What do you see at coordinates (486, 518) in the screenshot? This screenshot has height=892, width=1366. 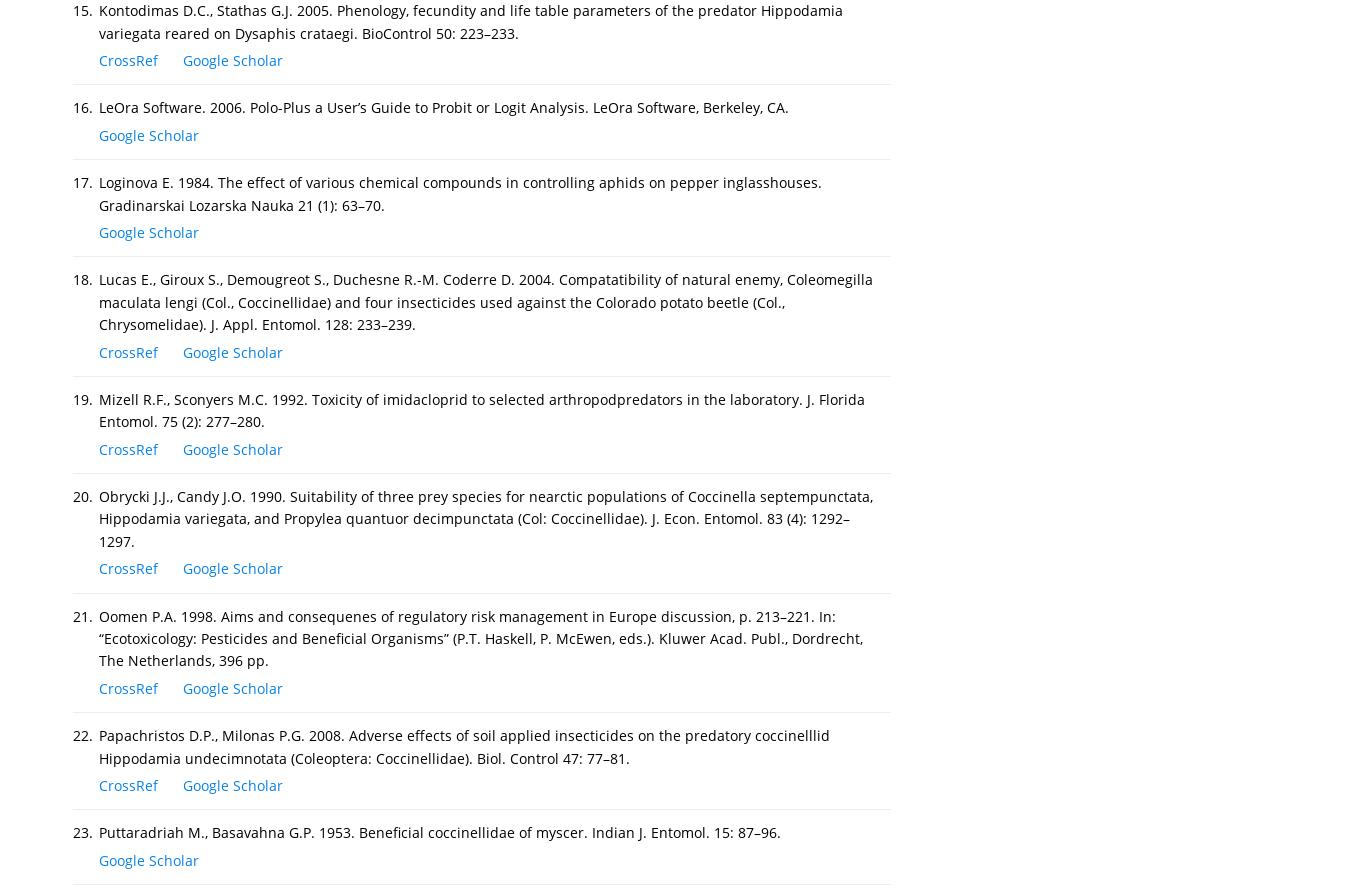 I see `'Obrycki J.J., Candy J.O. 1990. Suitability of three prey species for nearctic populations of Coccinella septempunctata, Hippodamia variegata, and Propylea quantuor decimpunctata (Col: Coccinellidae). J. Econ. Entomol. 83 (4): 1292–1297.'` at bounding box center [486, 518].